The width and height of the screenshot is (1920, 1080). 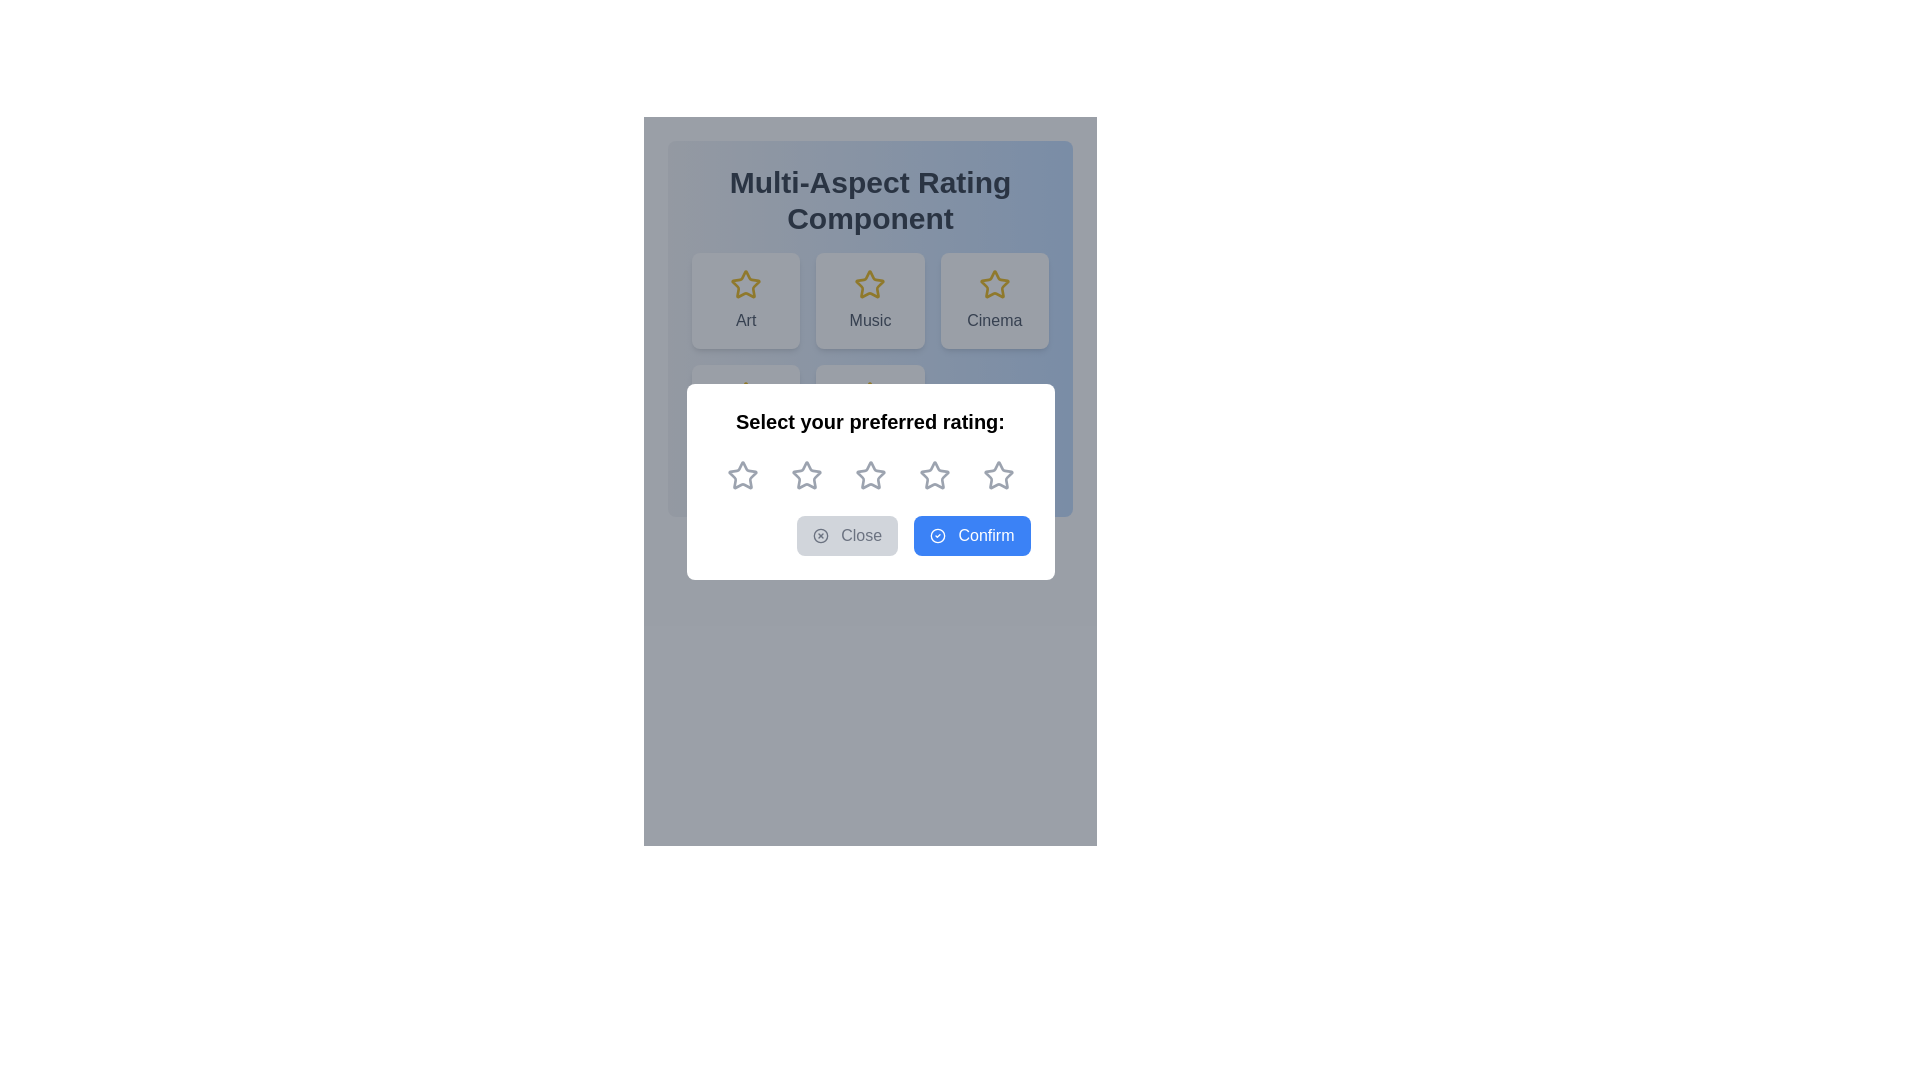 What do you see at coordinates (820, 535) in the screenshot?
I see `the 'Close' icon, which is located slightly to the left of the text label 'Close' in the interface` at bounding box center [820, 535].